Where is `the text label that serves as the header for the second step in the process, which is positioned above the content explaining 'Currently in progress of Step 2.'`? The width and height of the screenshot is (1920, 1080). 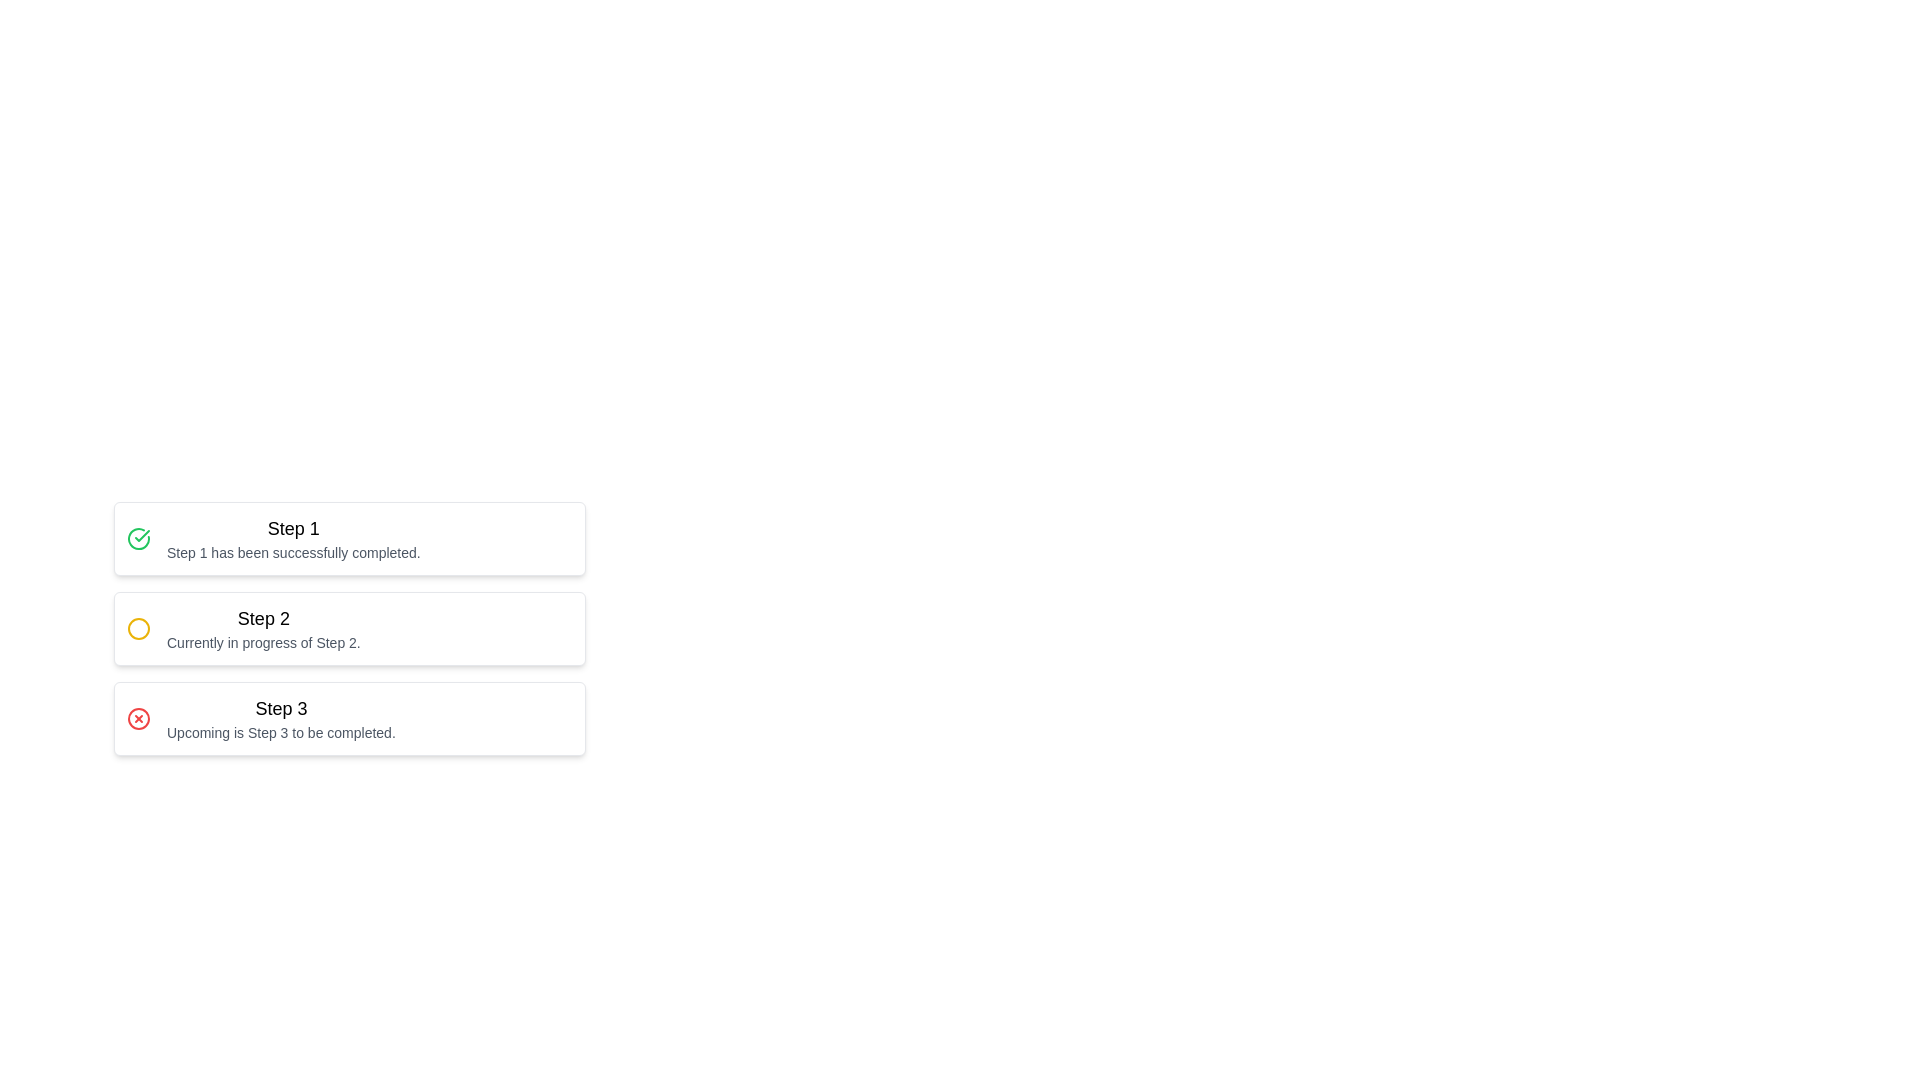
the text label that serves as the header for the second step in the process, which is positioned above the content explaining 'Currently in progress of Step 2.' is located at coordinates (262, 617).